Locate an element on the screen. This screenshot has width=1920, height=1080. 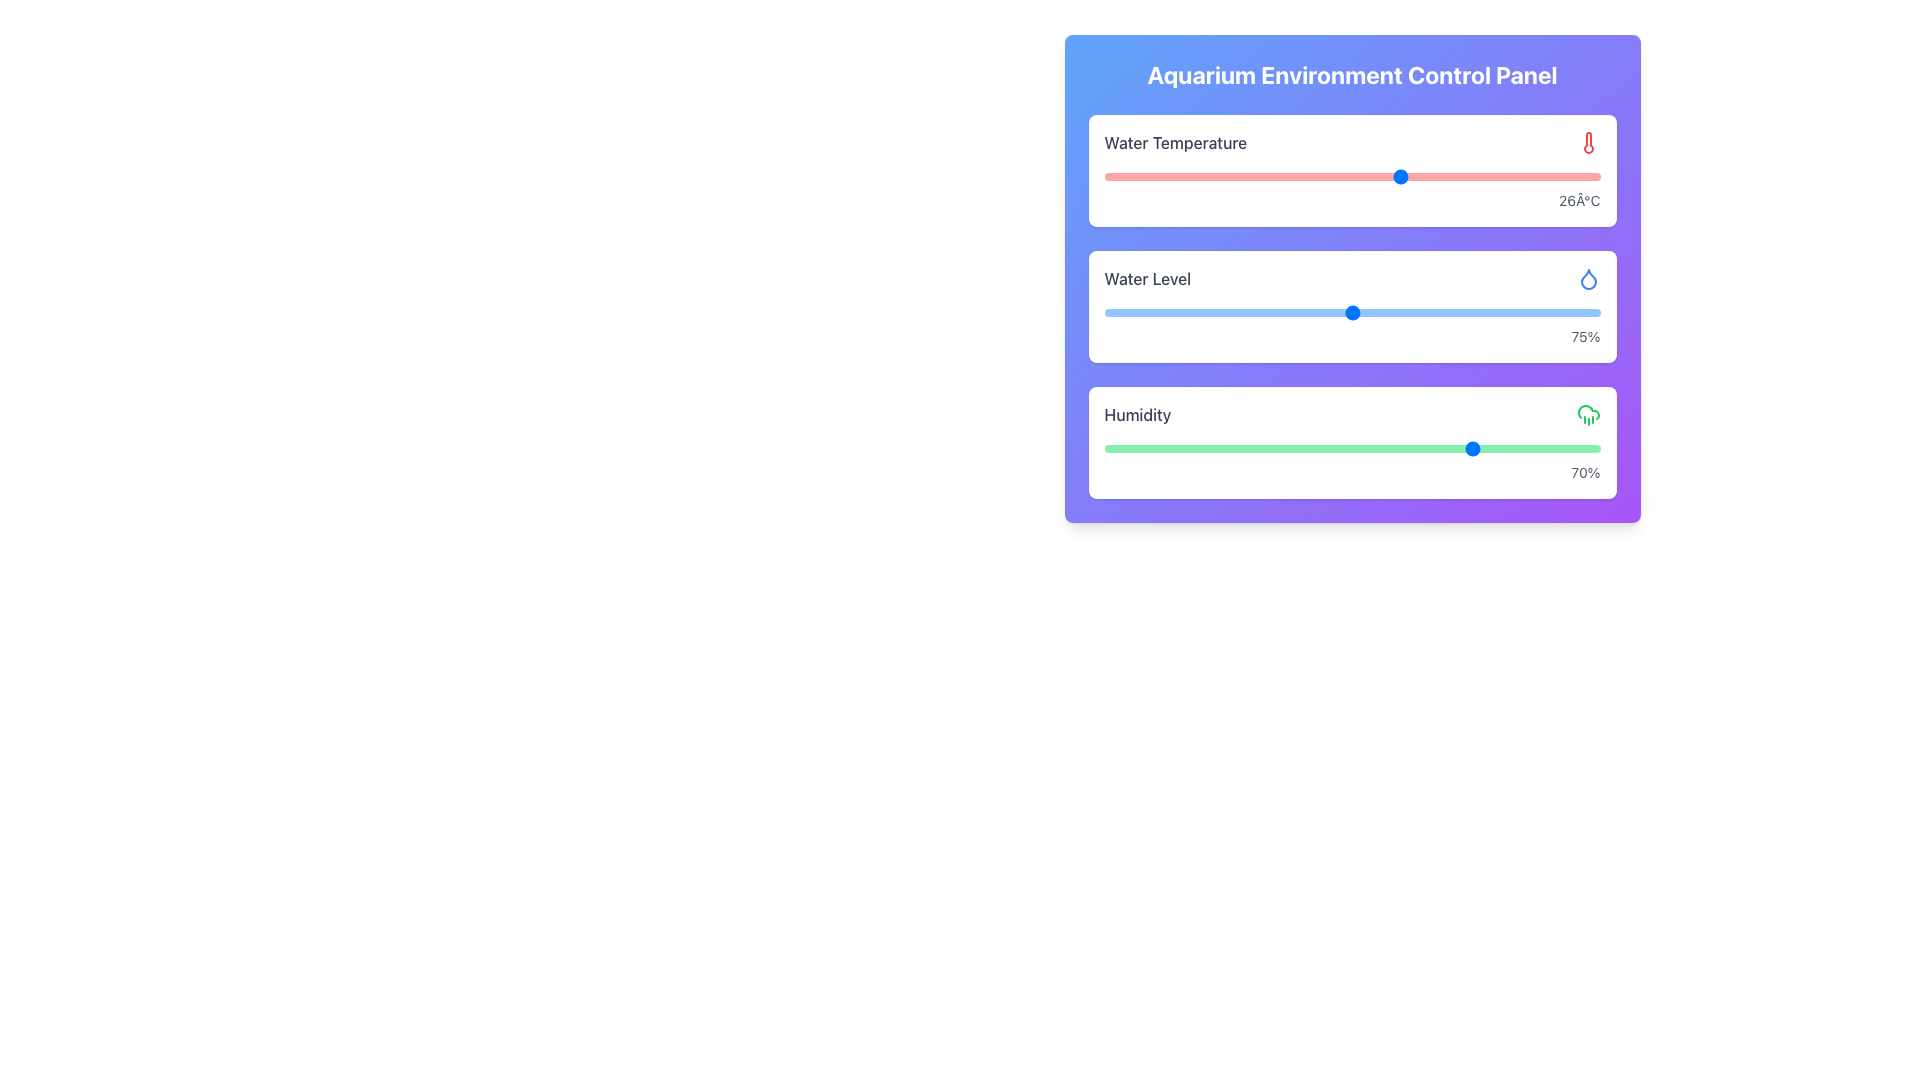
the blue water droplet icon with a white fill, located adjacent to the 70% humidity label on the third slider is located at coordinates (1587, 279).